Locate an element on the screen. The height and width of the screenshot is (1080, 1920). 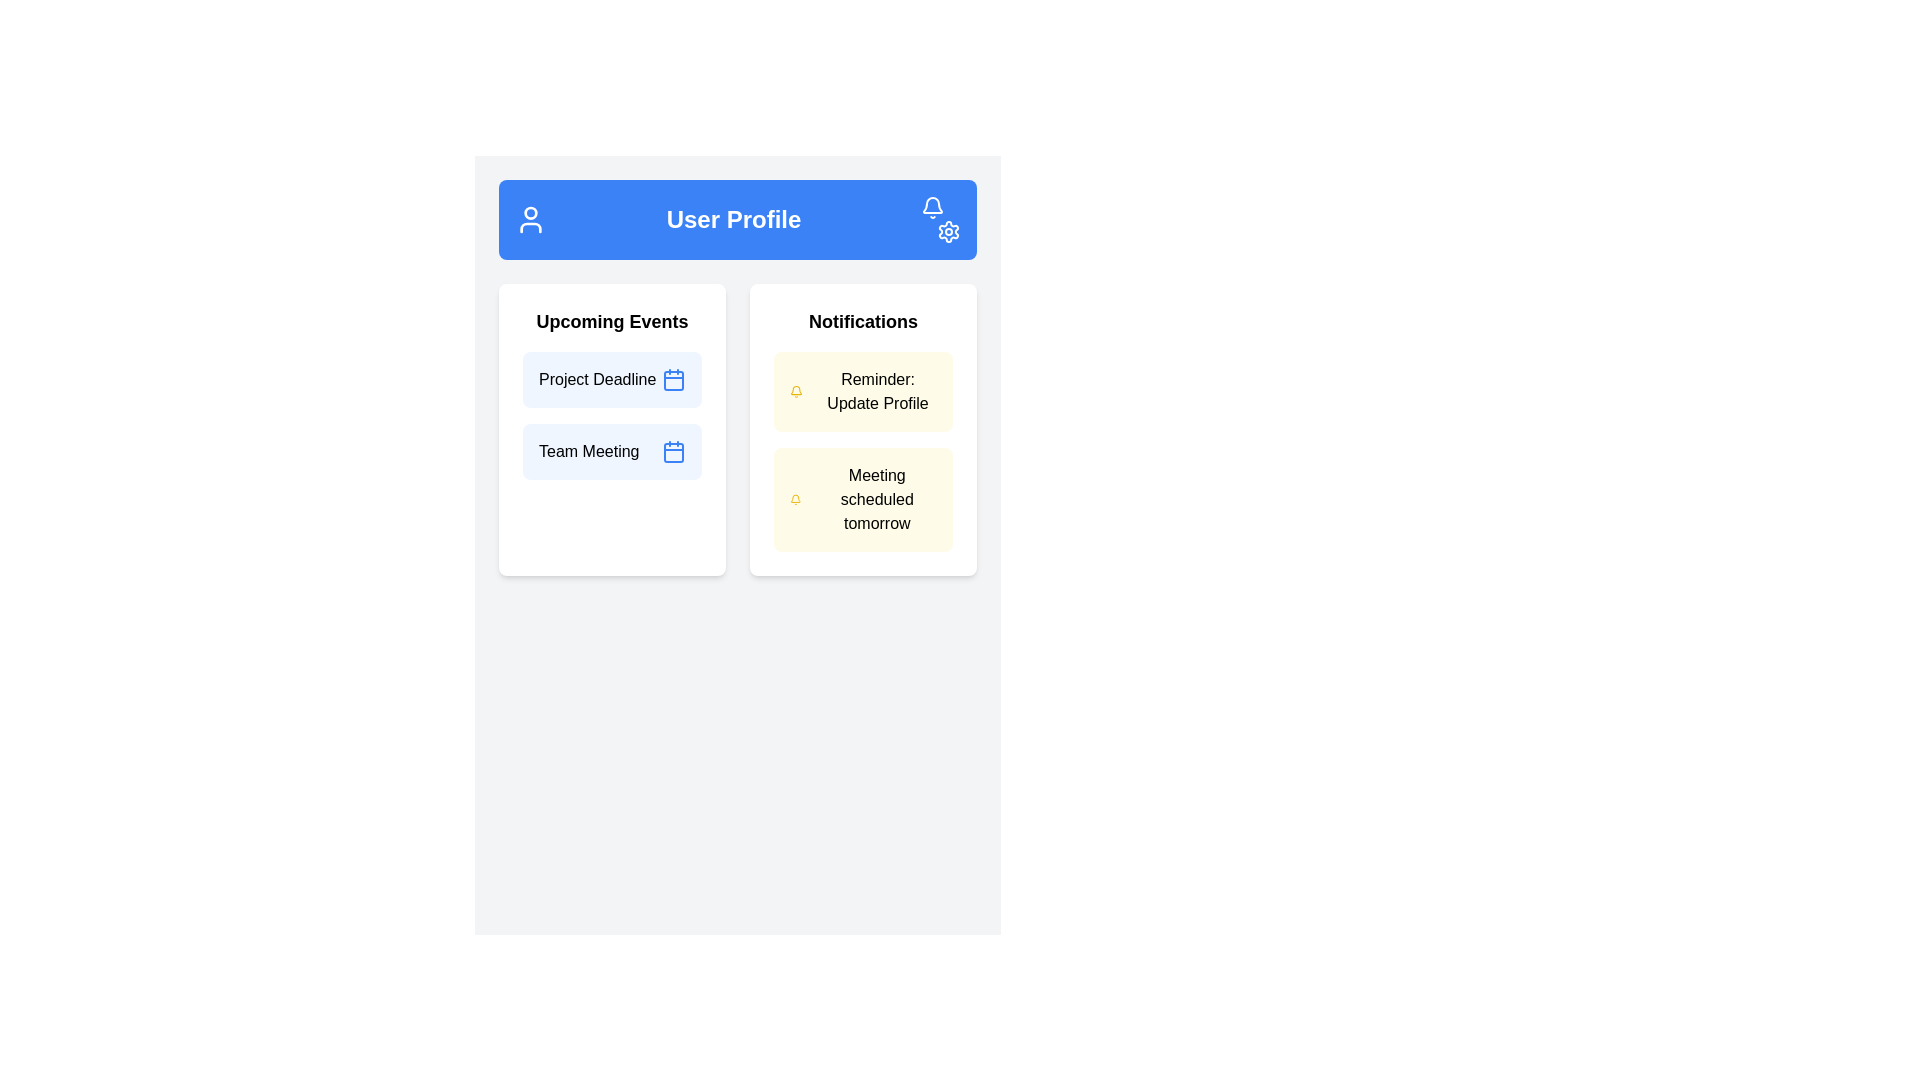
text on the second Notification card in the 'Notifications' section, which serves as a visual reminder for a scheduled meeting is located at coordinates (863, 499).